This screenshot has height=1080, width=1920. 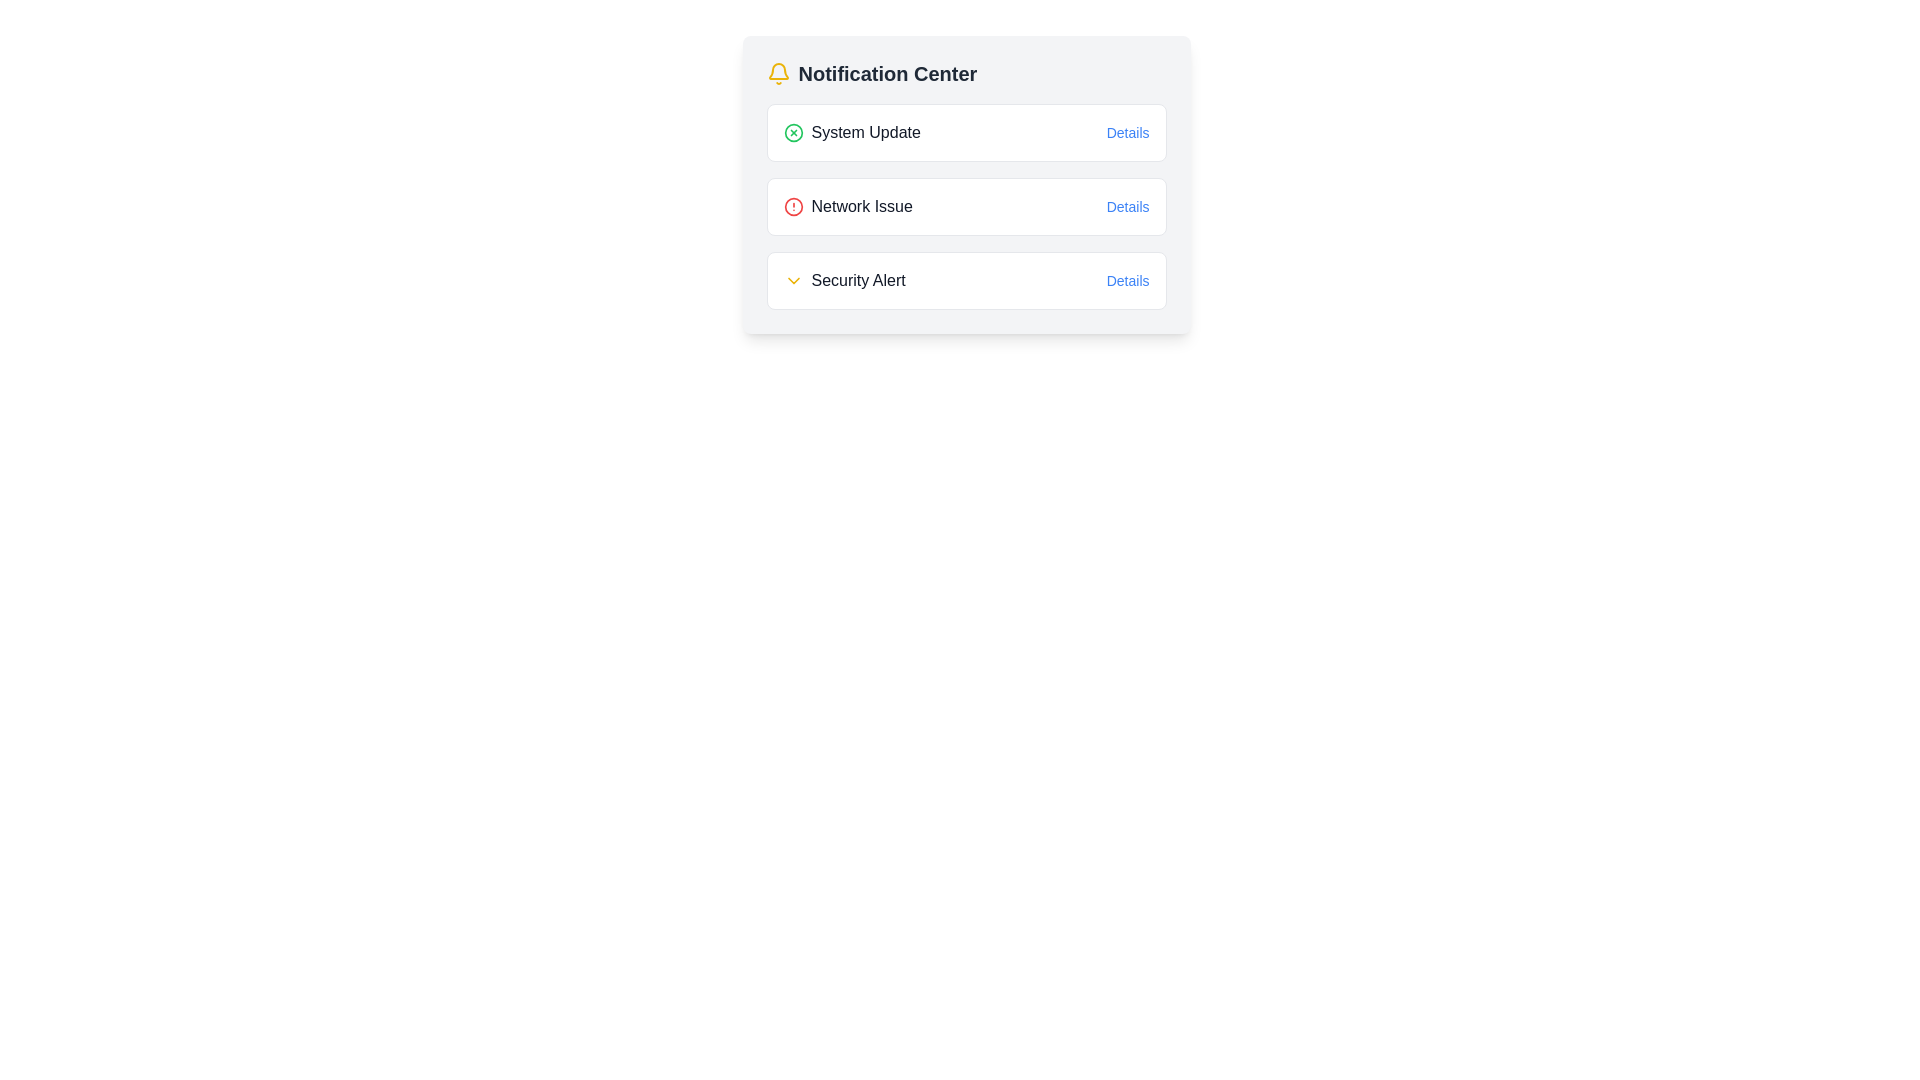 I want to click on the yellow downward pointing chevron icon located to the left of the 'Security Alert' text in the bottom-most row of the notification list, so click(x=792, y=281).